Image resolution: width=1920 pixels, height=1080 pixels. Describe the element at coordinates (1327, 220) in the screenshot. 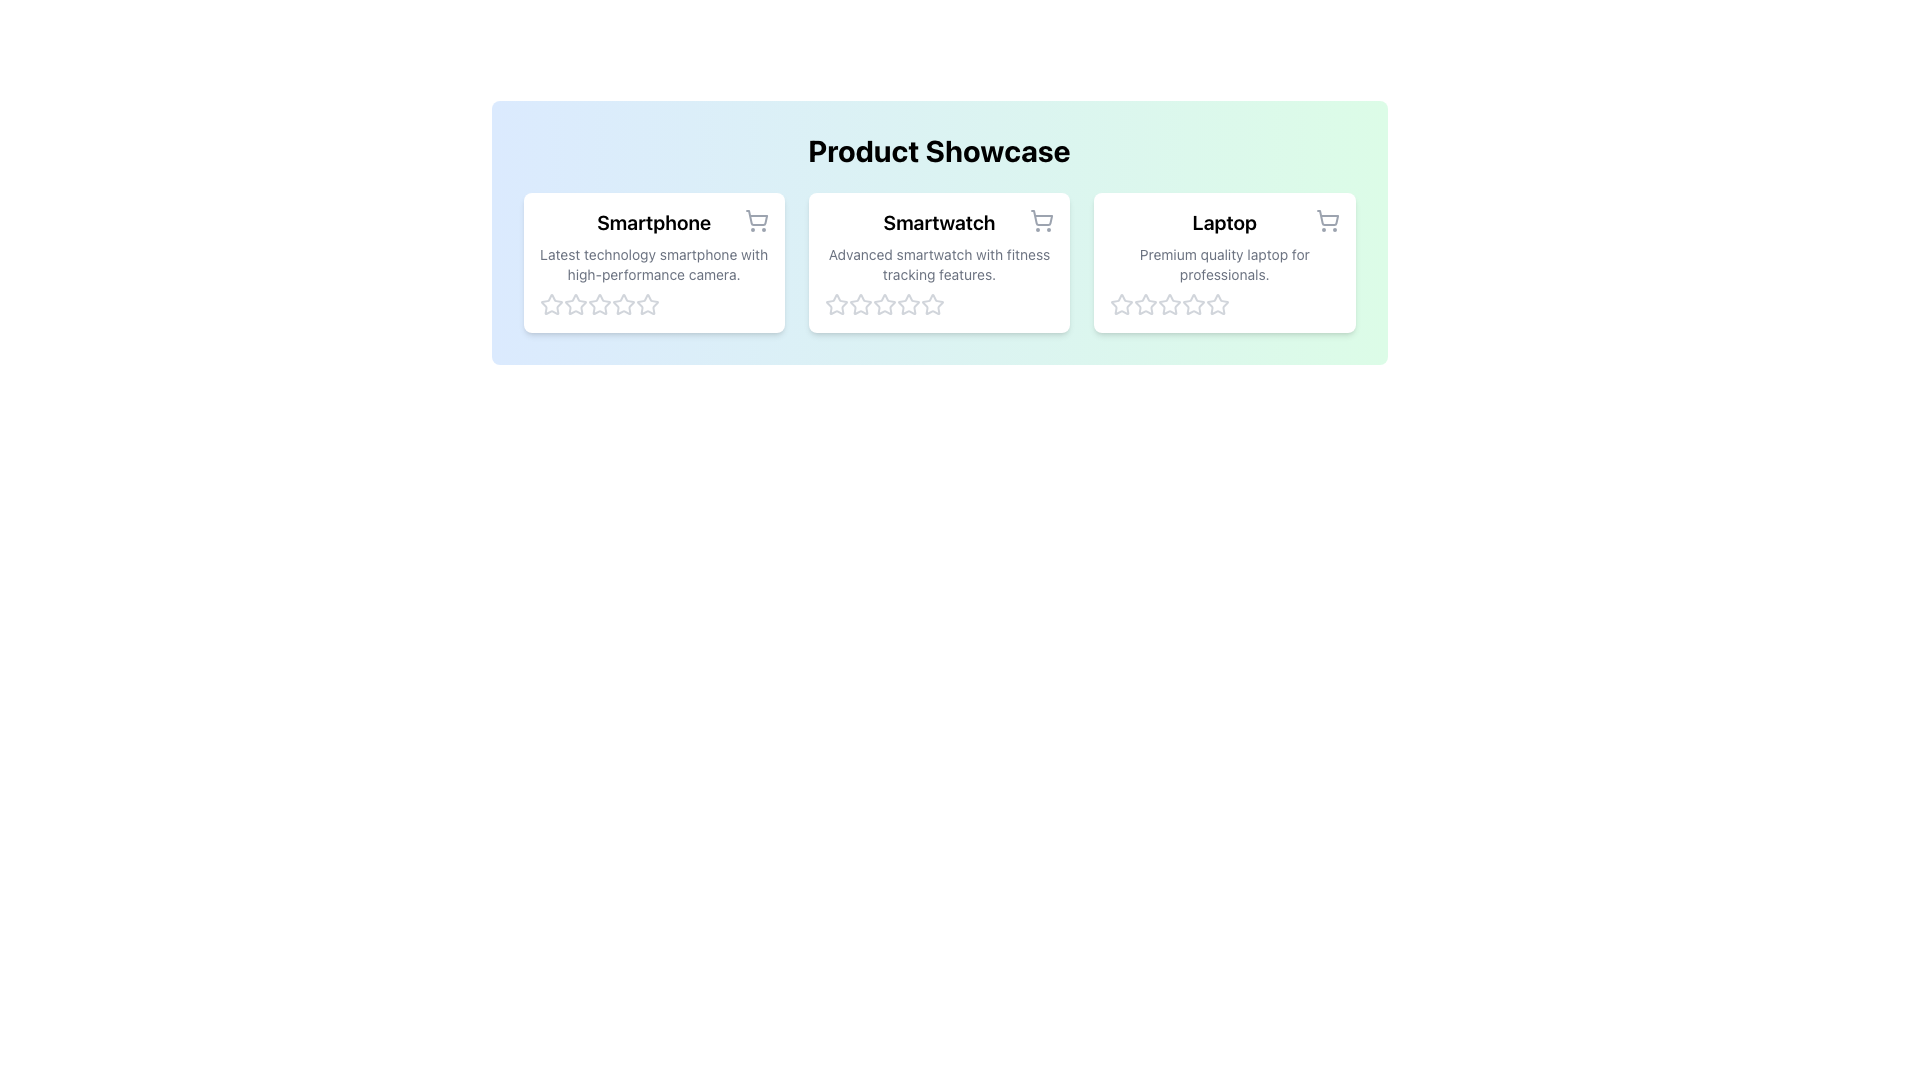

I see `the shopping cart icon located in the top-right corner of the 'Laptop' product card` at that location.